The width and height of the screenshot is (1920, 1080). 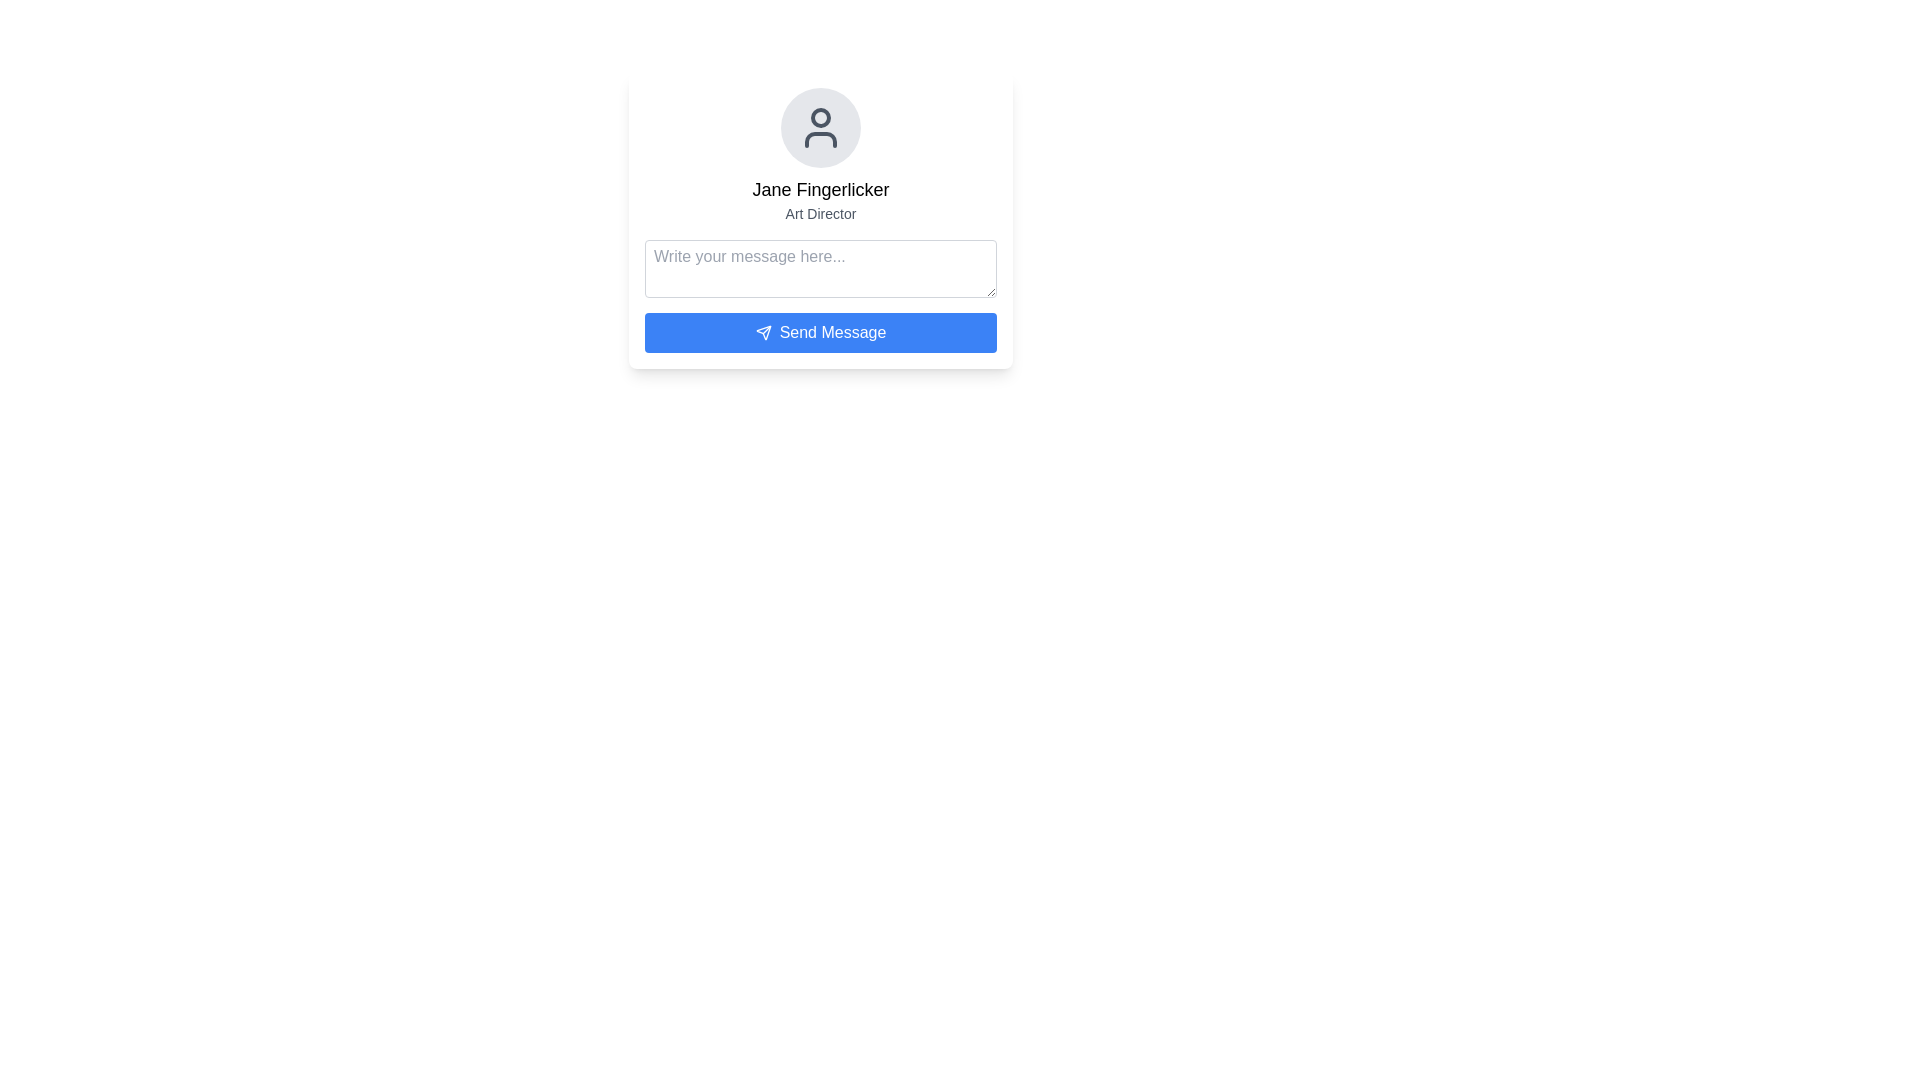 What do you see at coordinates (762, 331) in the screenshot?
I see `the triangular icon that represents the action of sending a message, located on the left side of the text within the 'Send Message' button` at bounding box center [762, 331].